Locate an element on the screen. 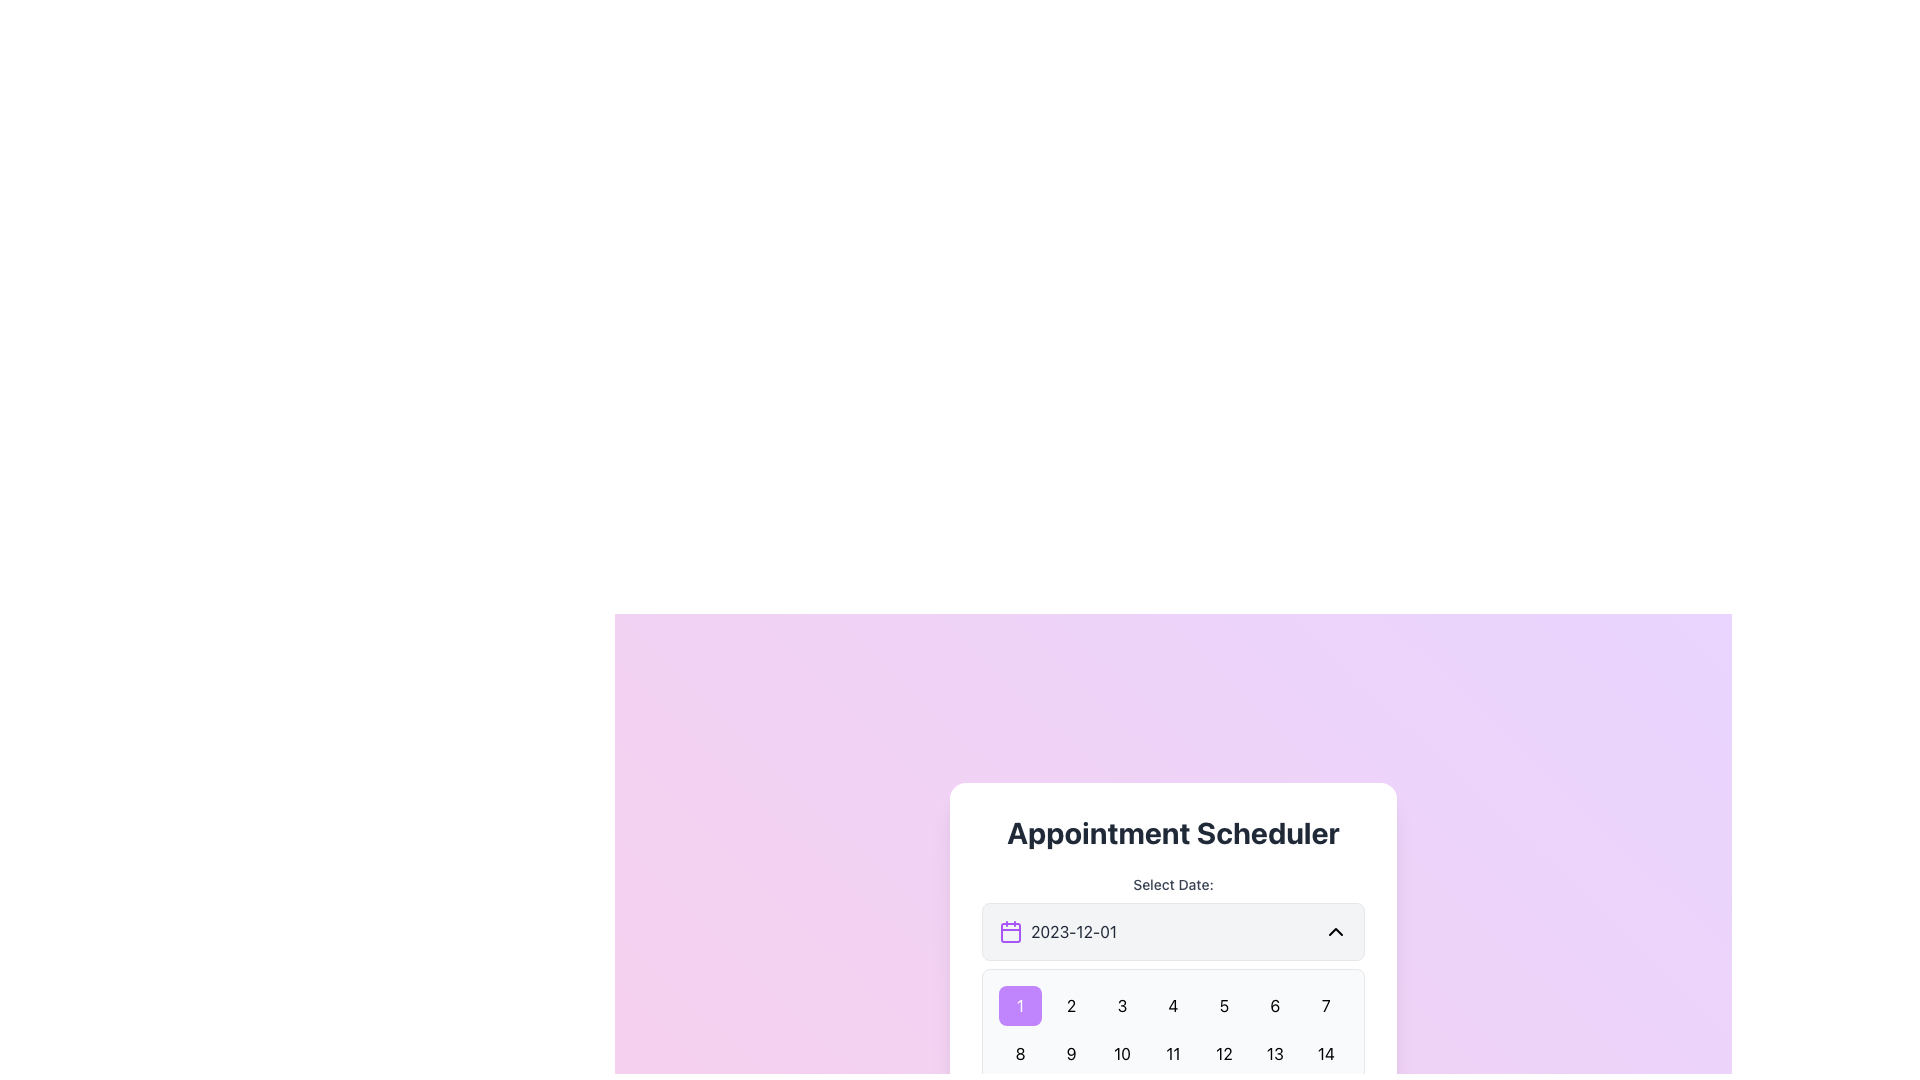 Image resolution: width=1920 pixels, height=1080 pixels. the button displaying the number '11' in the fourth row and fourth column of the grid under 'Select Date' is located at coordinates (1173, 1053).